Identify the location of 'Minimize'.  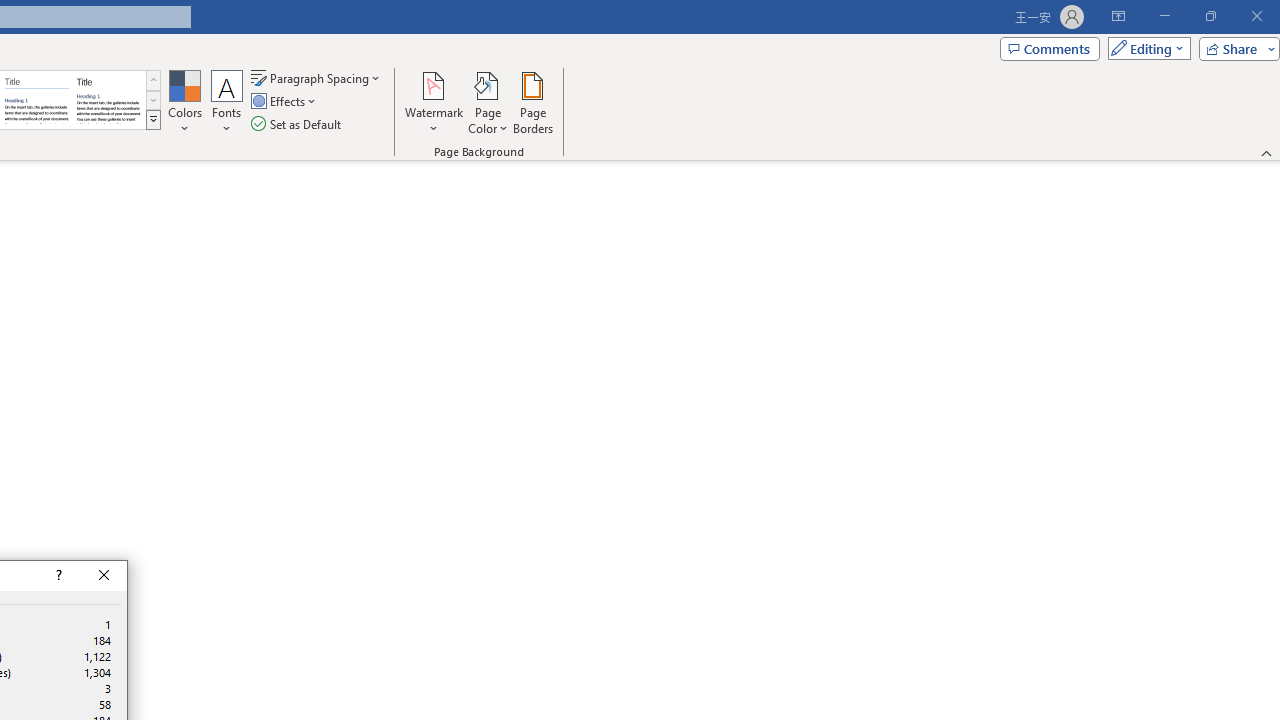
(1164, 16).